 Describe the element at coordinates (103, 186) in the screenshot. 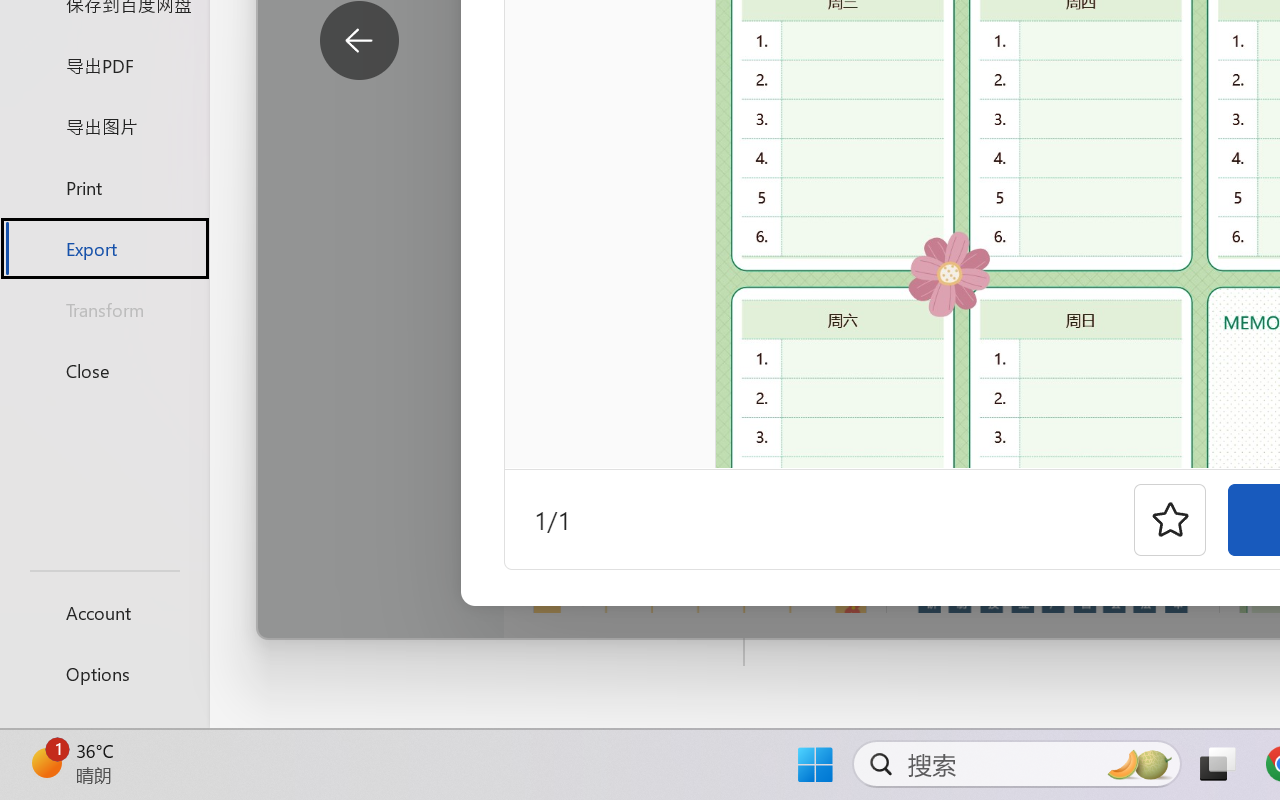

I see `'Print'` at that location.